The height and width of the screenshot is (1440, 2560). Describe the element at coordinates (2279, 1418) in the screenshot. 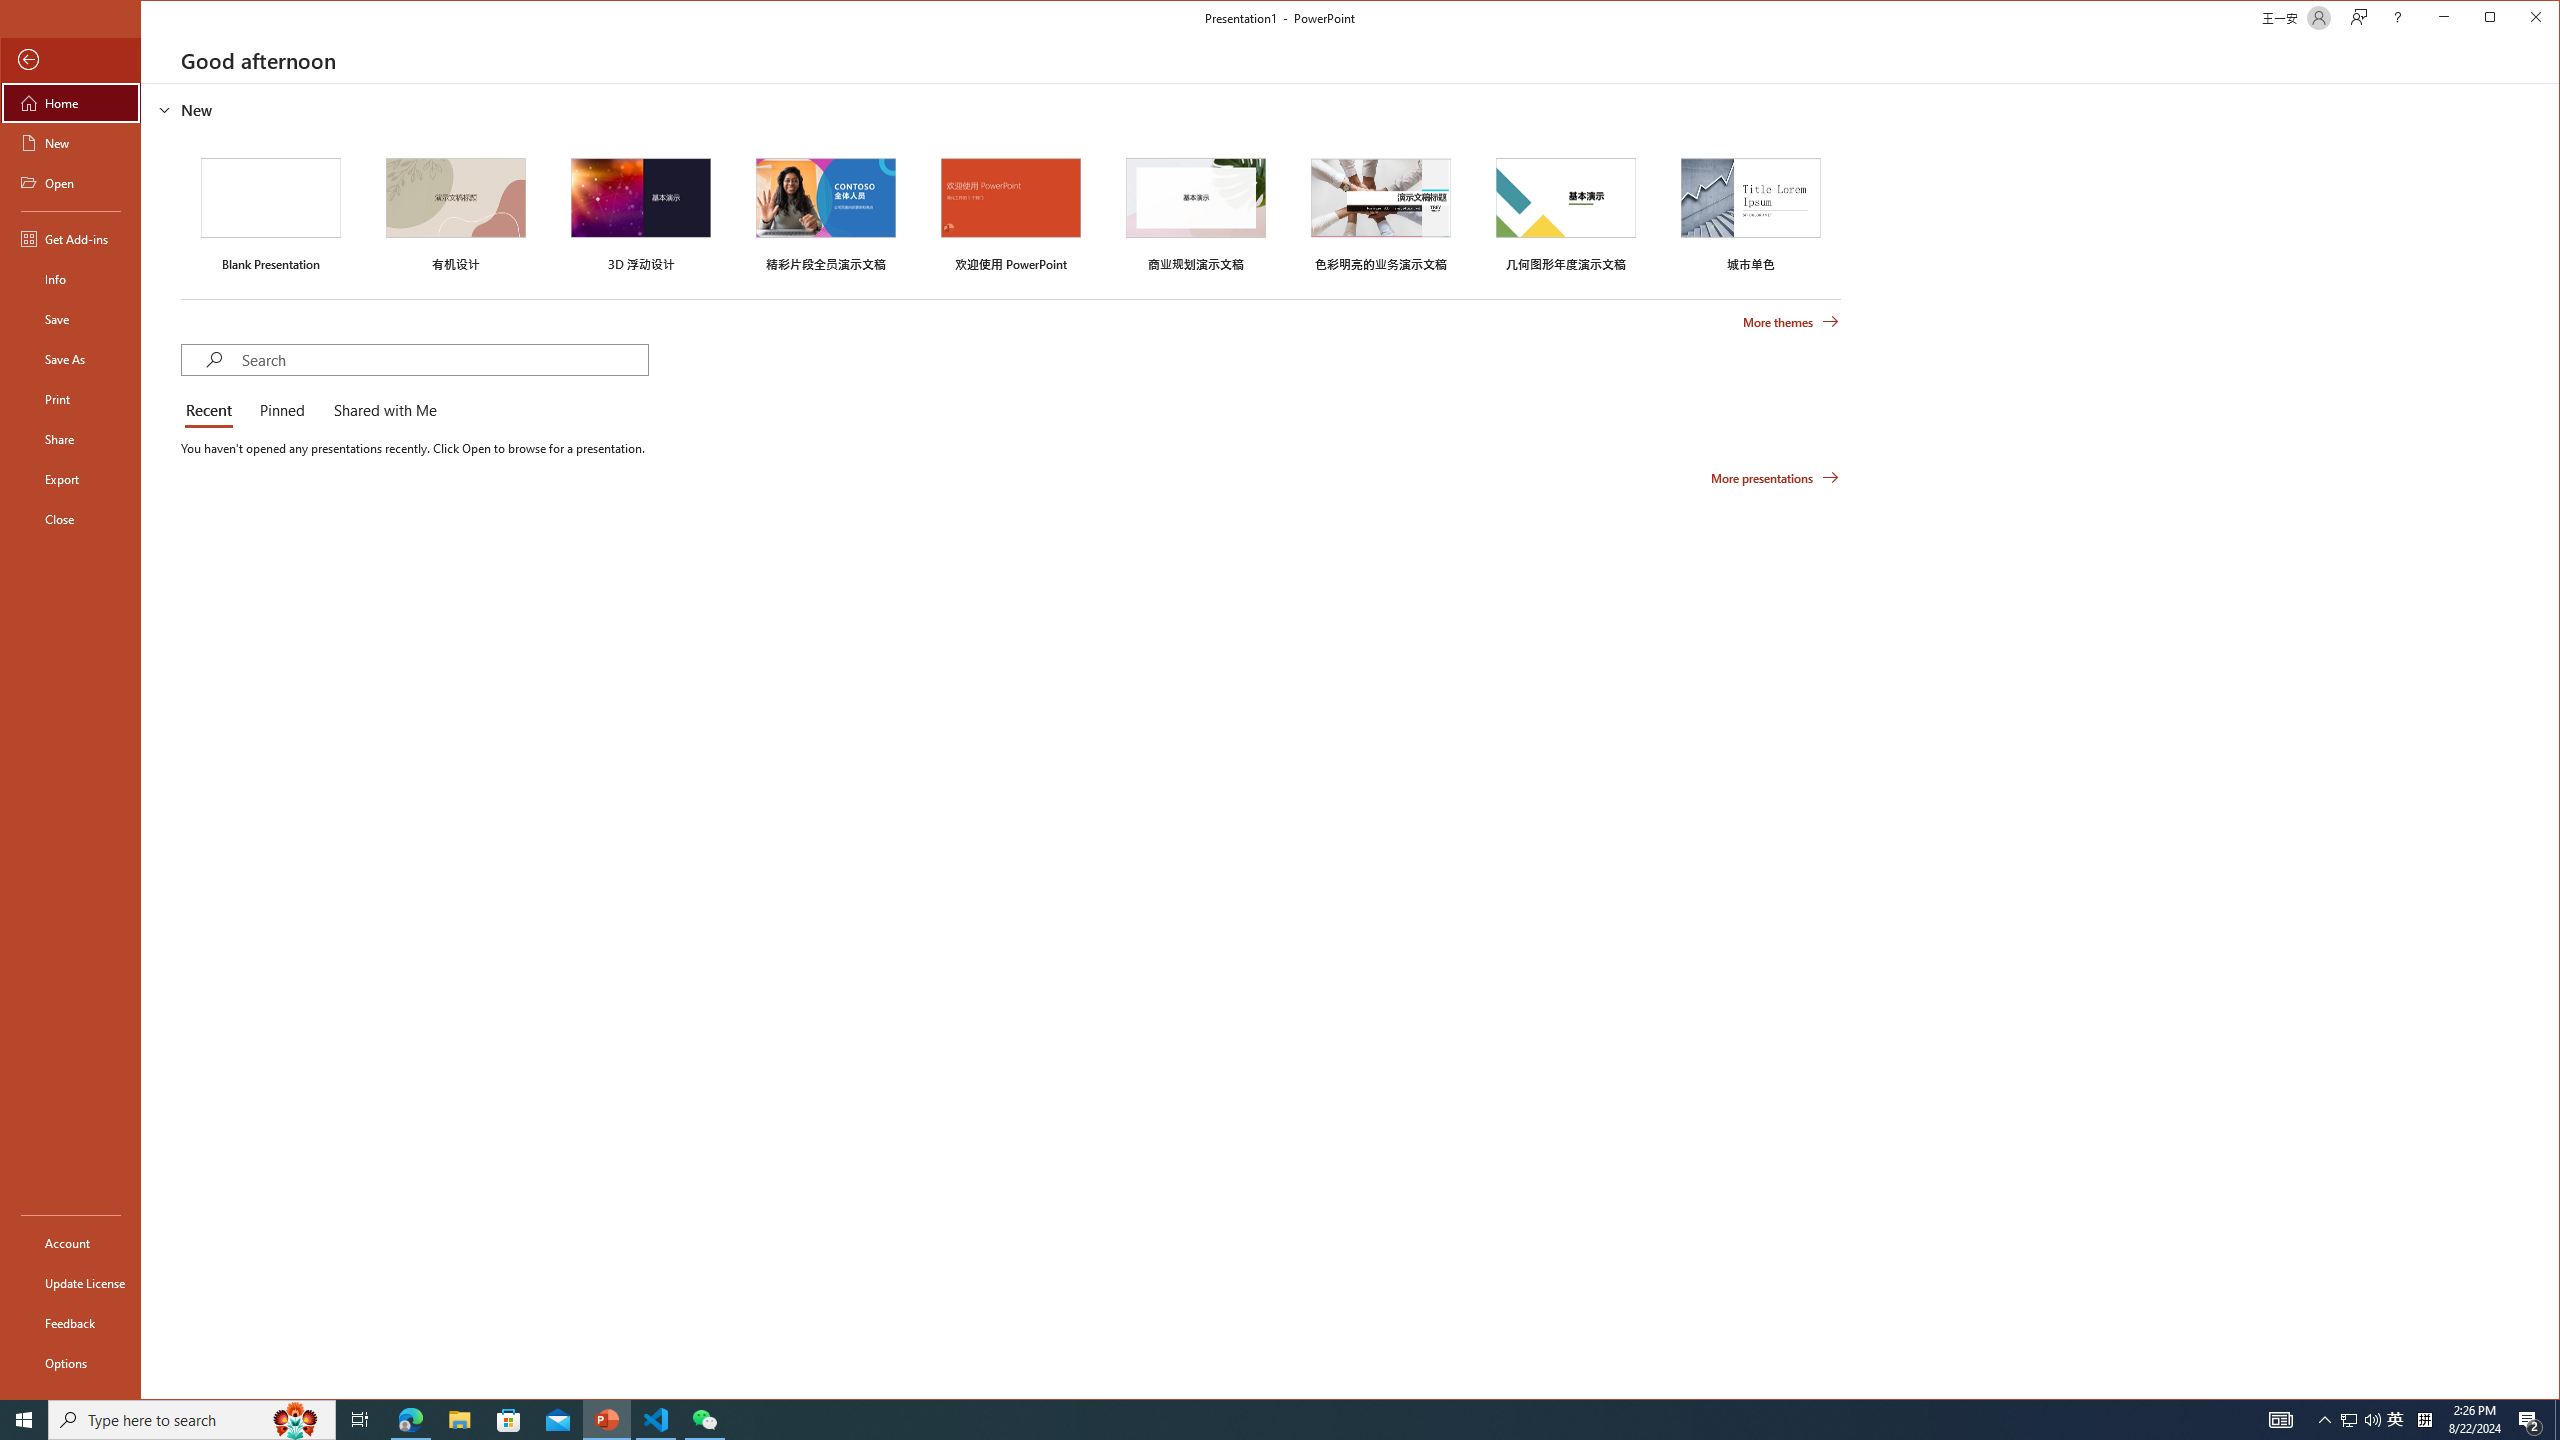

I see `'AutomationID: 4105'` at that location.